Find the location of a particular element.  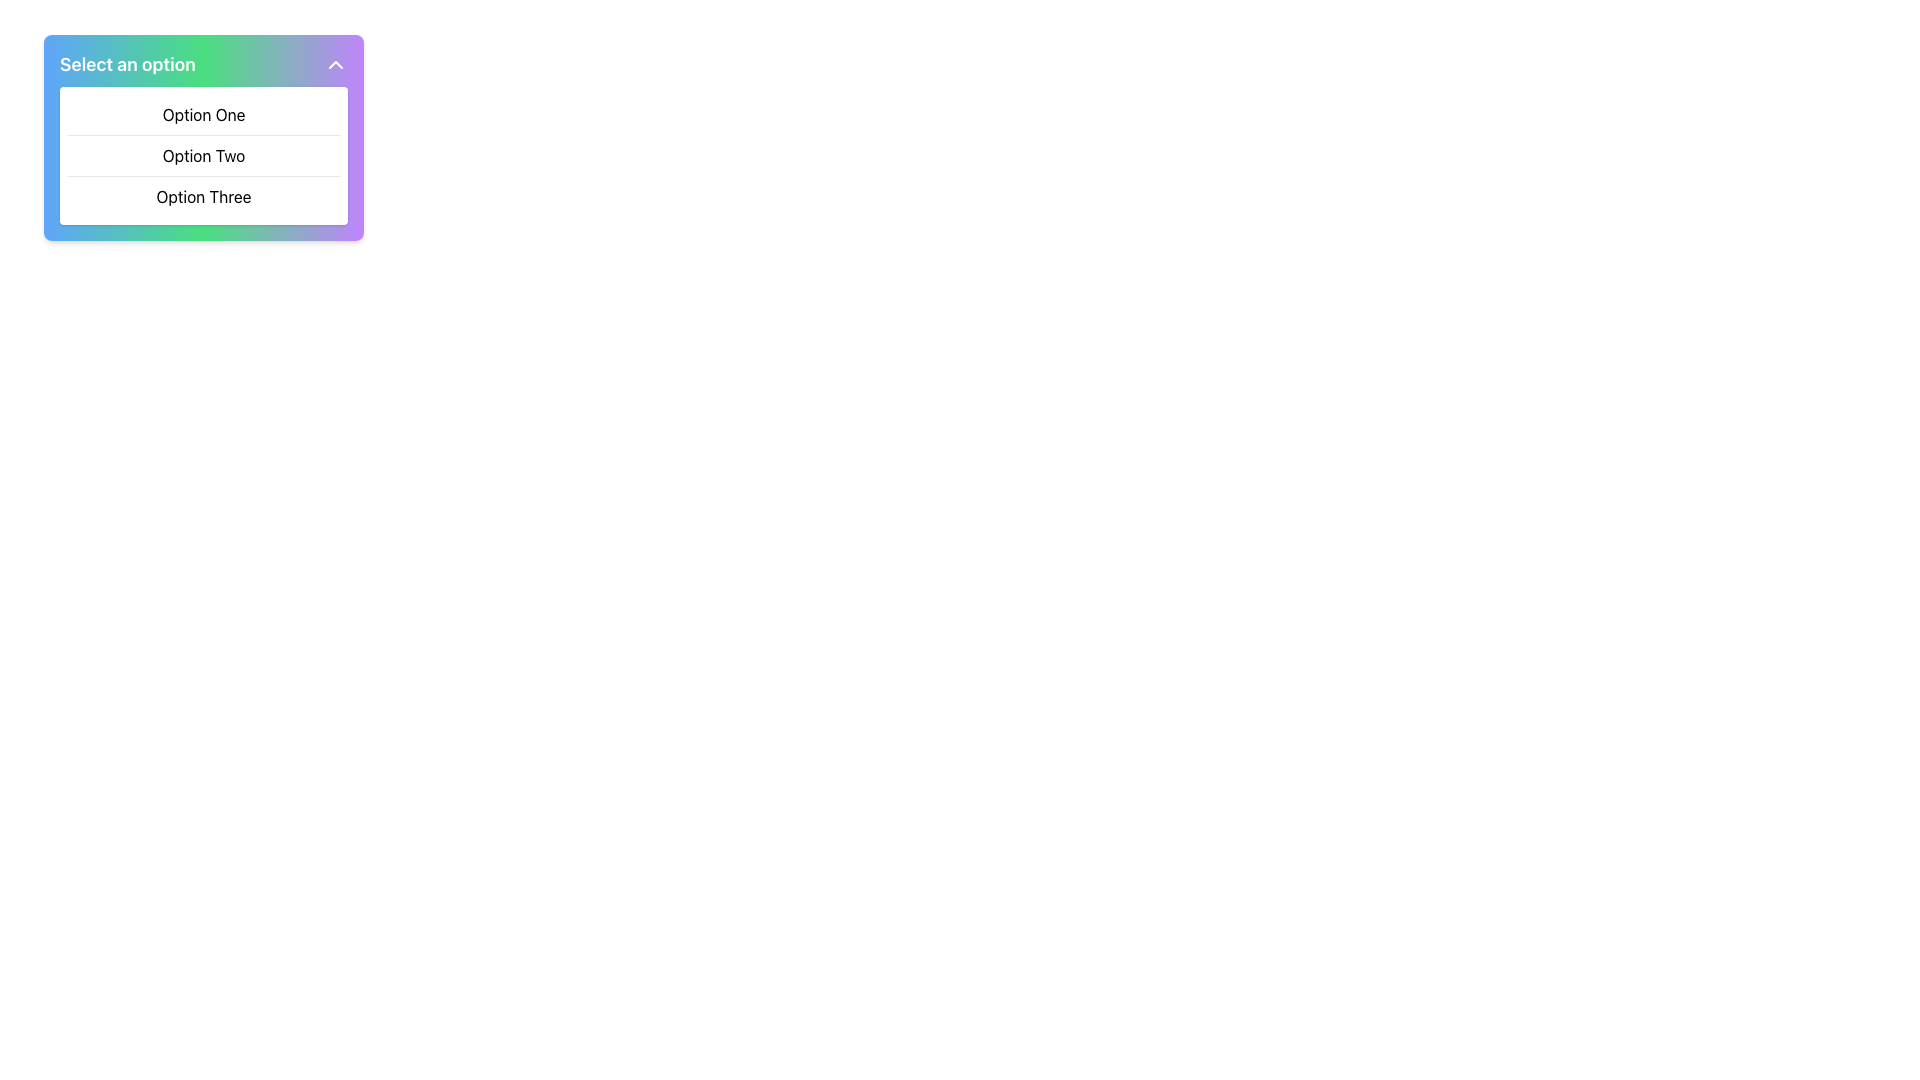

the text label reading 'Option Two' is located at coordinates (203, 154).